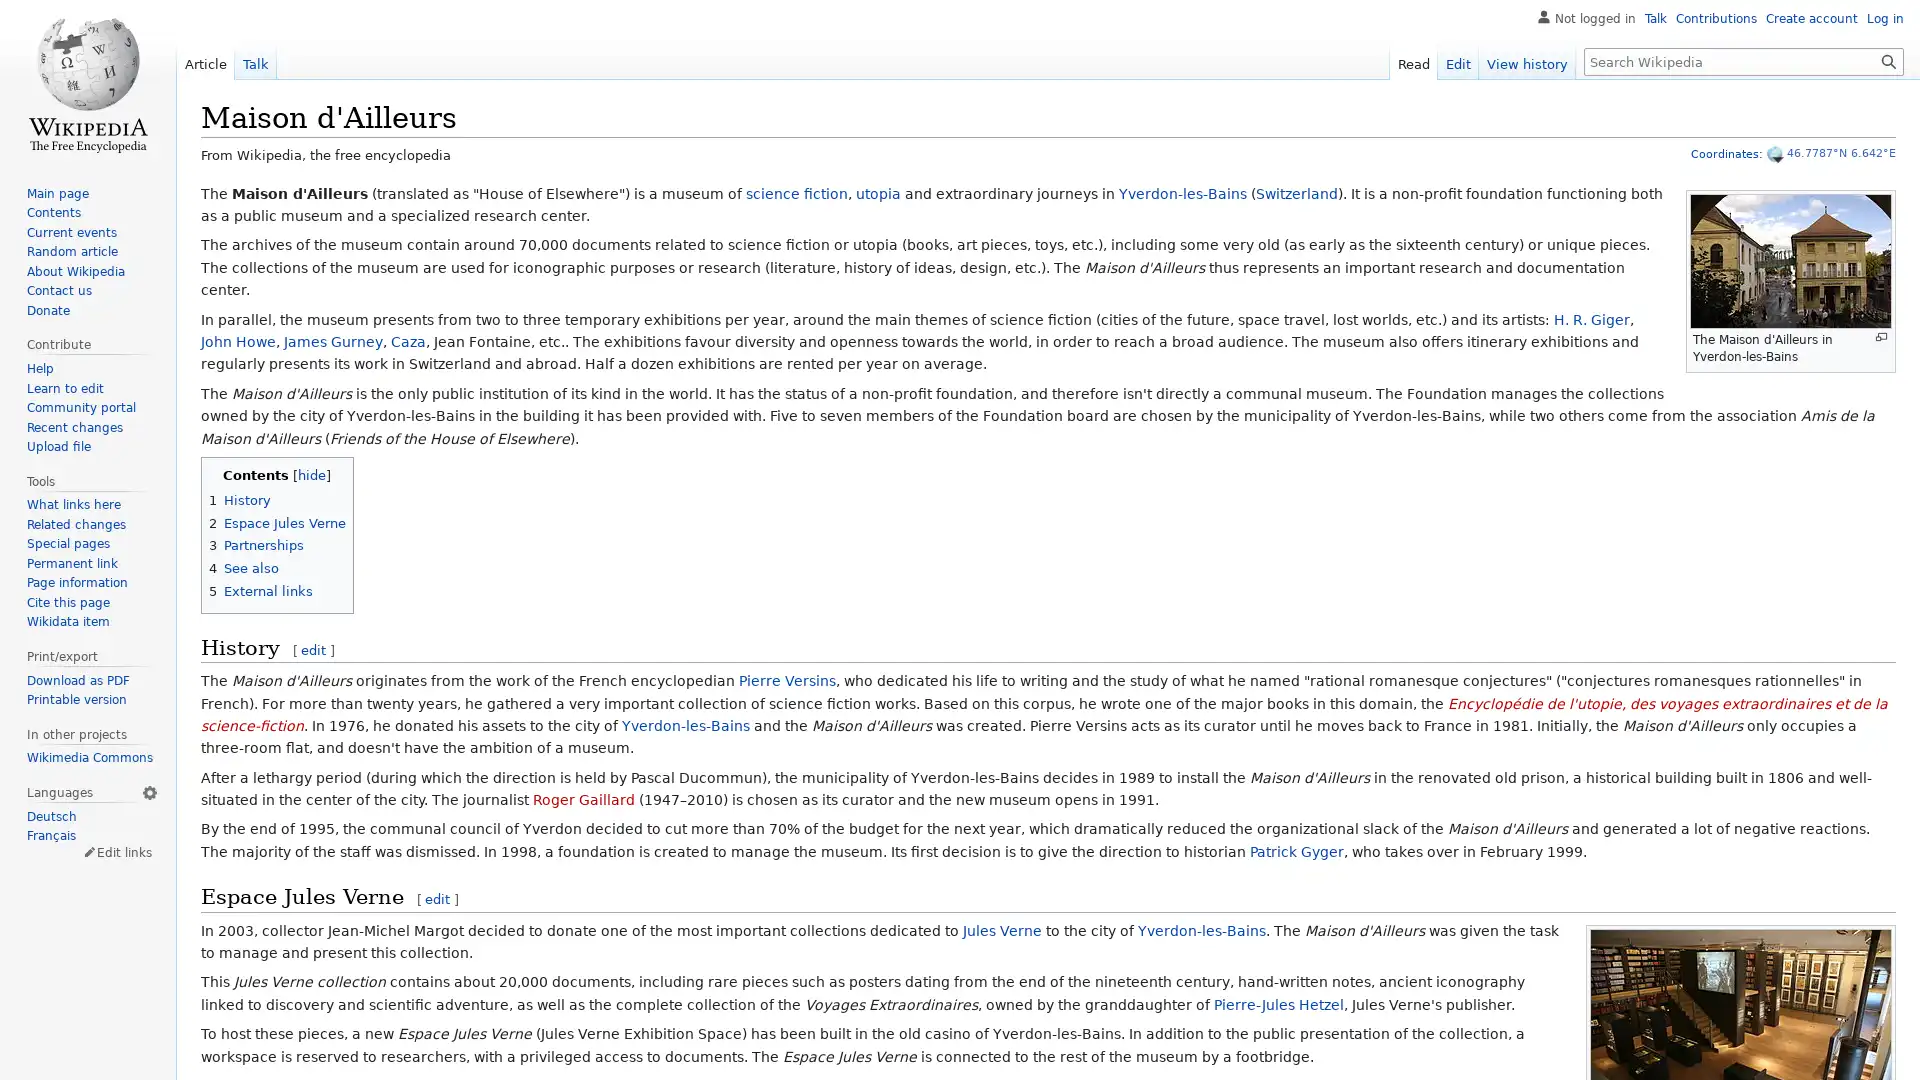  Describe the element at coordinates (1888, 60) in the screenshot. I see `Go` at that location.